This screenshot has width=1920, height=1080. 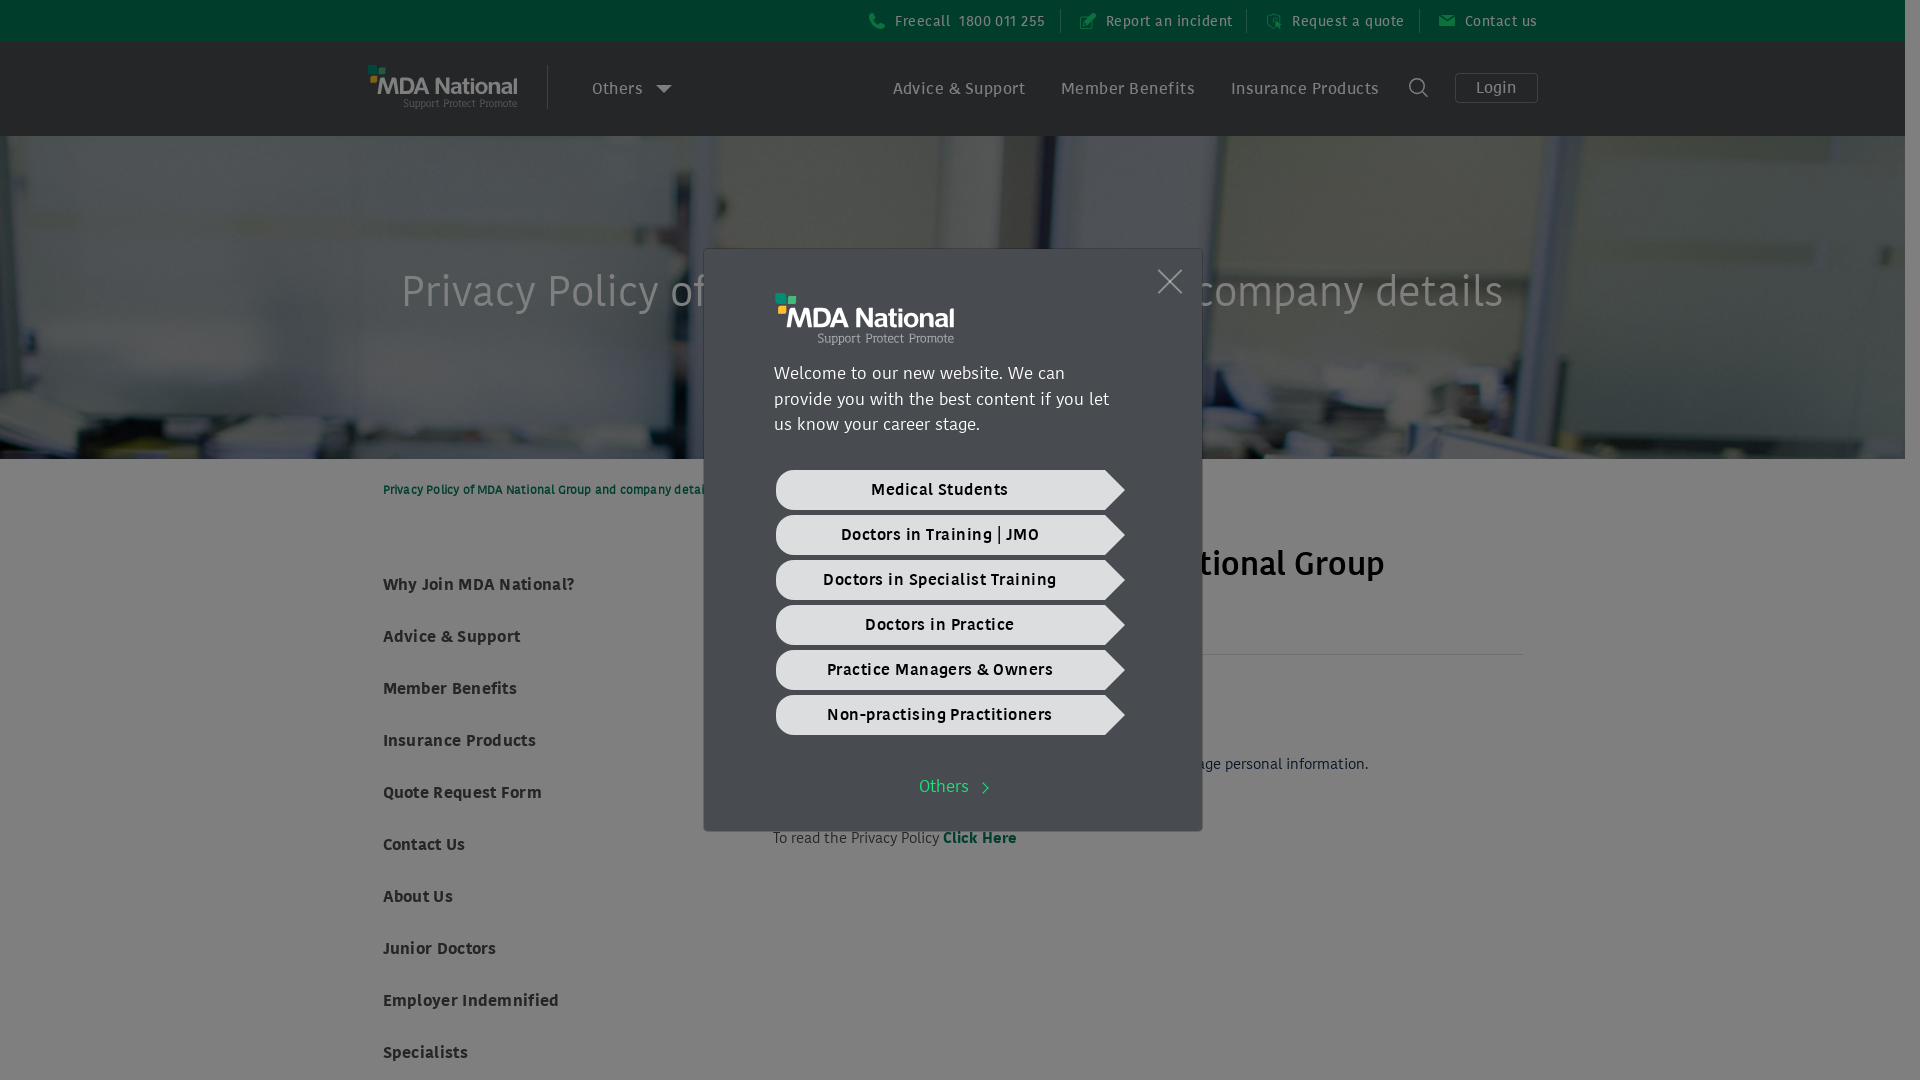 What do you see at coordinates (939, 579) in the screenshot?
I see `'Doctors in Specialist Training'` at bounding box center [939, 579].